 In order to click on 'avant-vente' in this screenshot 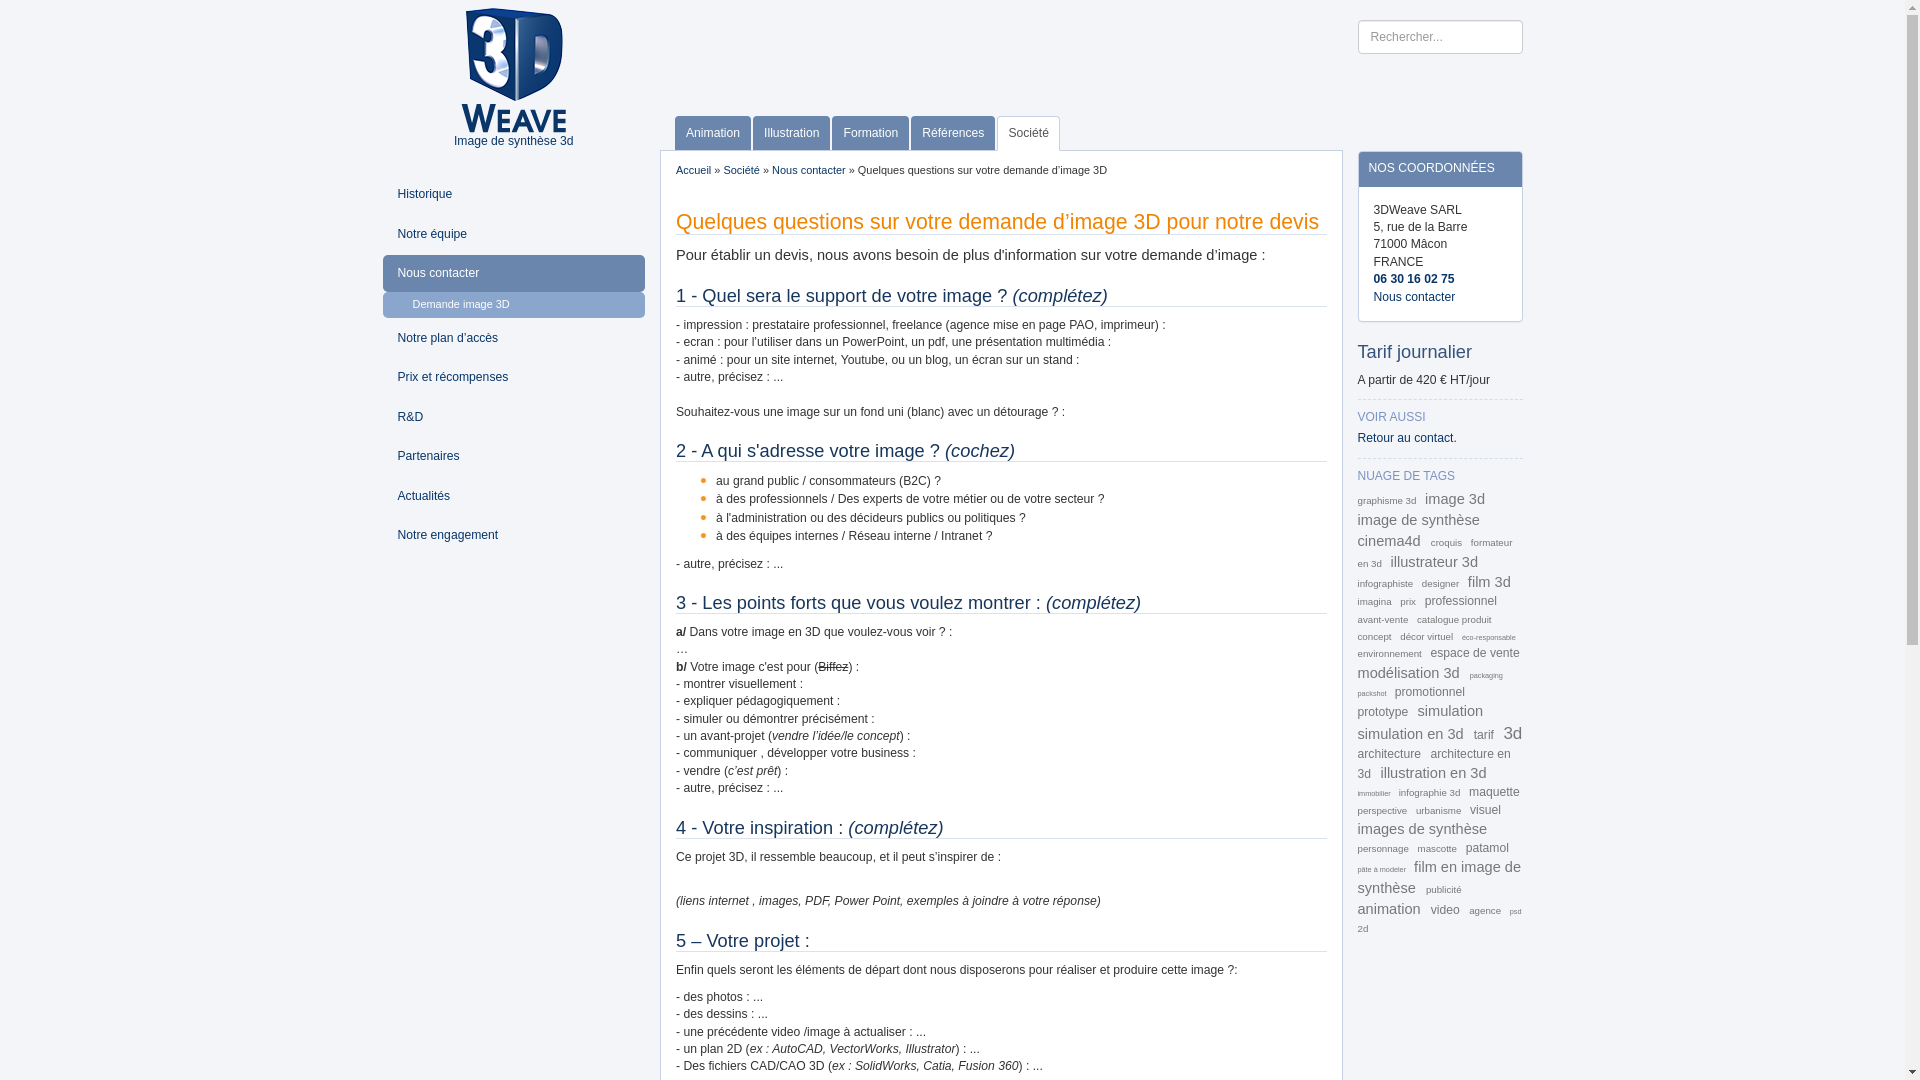, I will do `click(1384, 618)`.